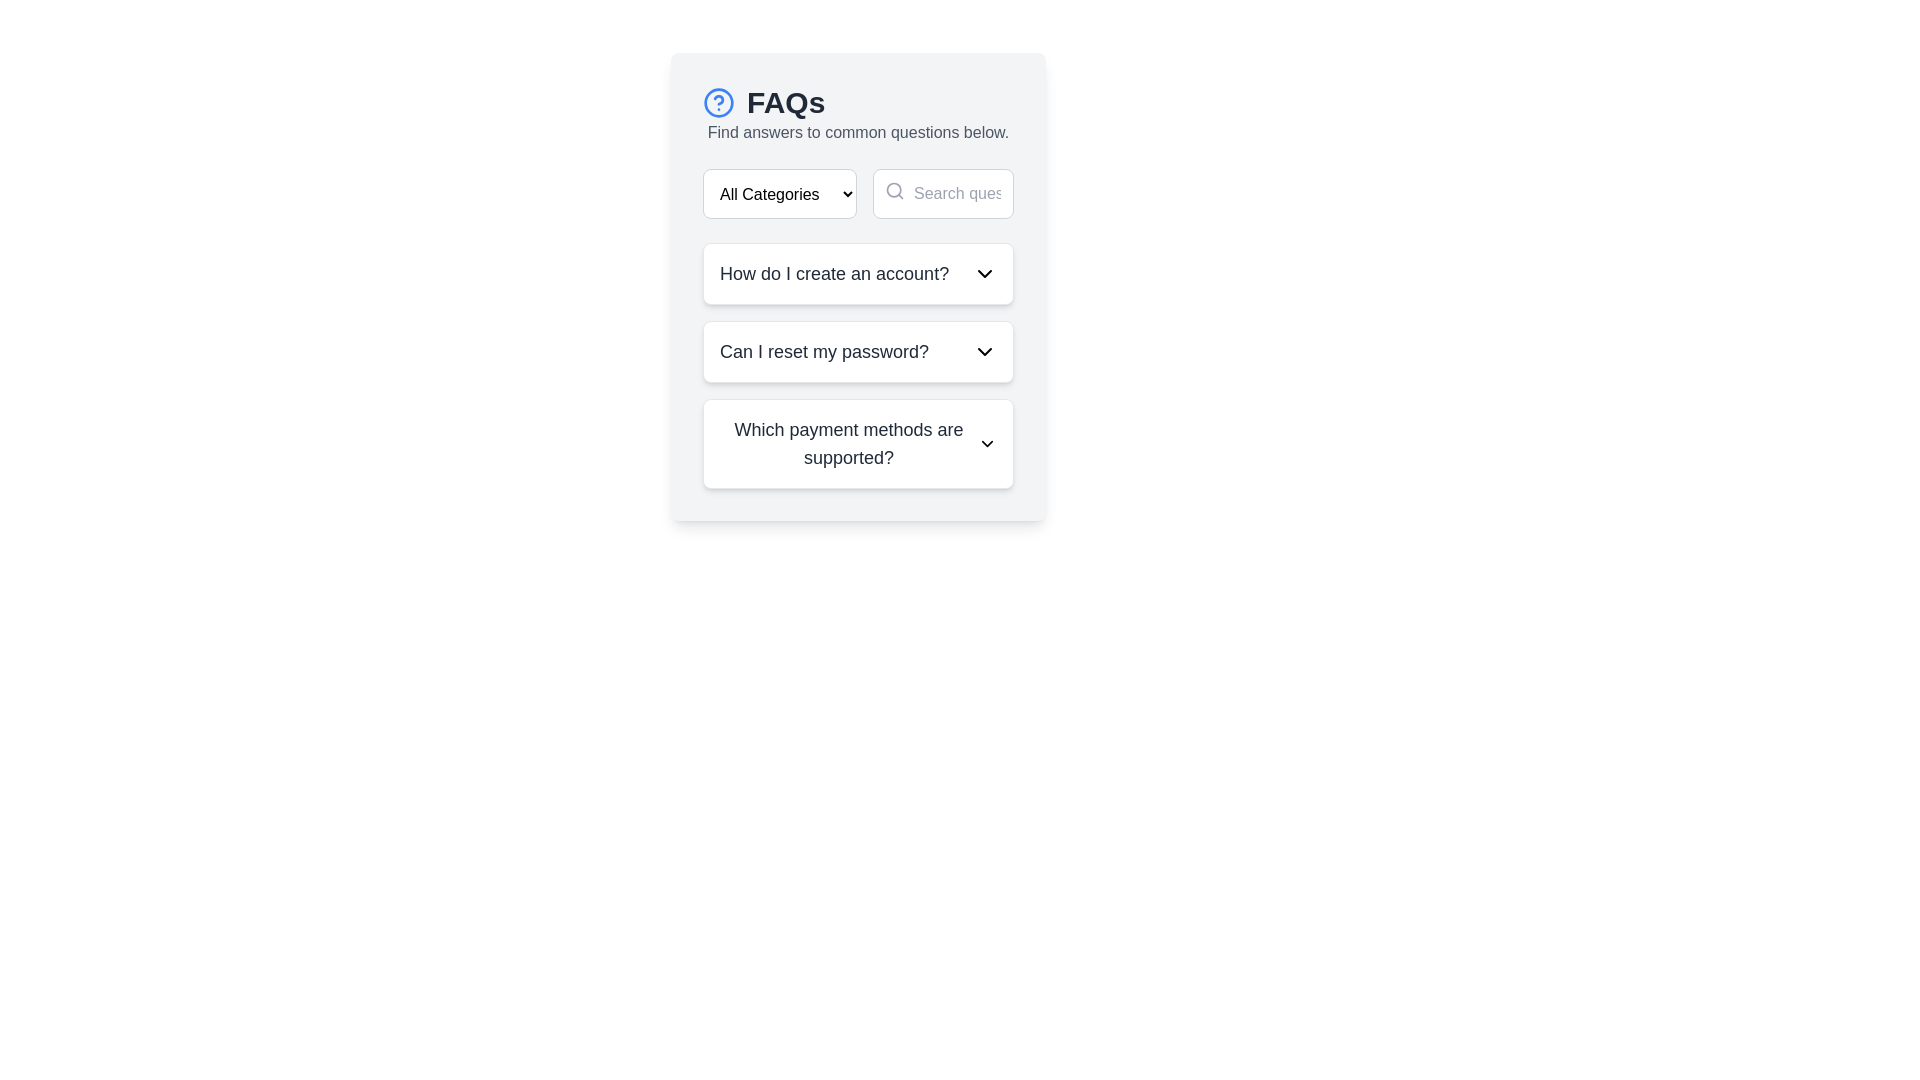 This screenshot has width=1920, height=1080. What do you see at coordinates (719, 103) in the screenshot?
I see `the blue circular icon with an outlined question mark, located to the left of the 'FAQs' text in the top heading section` at bounding box center [719, 103].